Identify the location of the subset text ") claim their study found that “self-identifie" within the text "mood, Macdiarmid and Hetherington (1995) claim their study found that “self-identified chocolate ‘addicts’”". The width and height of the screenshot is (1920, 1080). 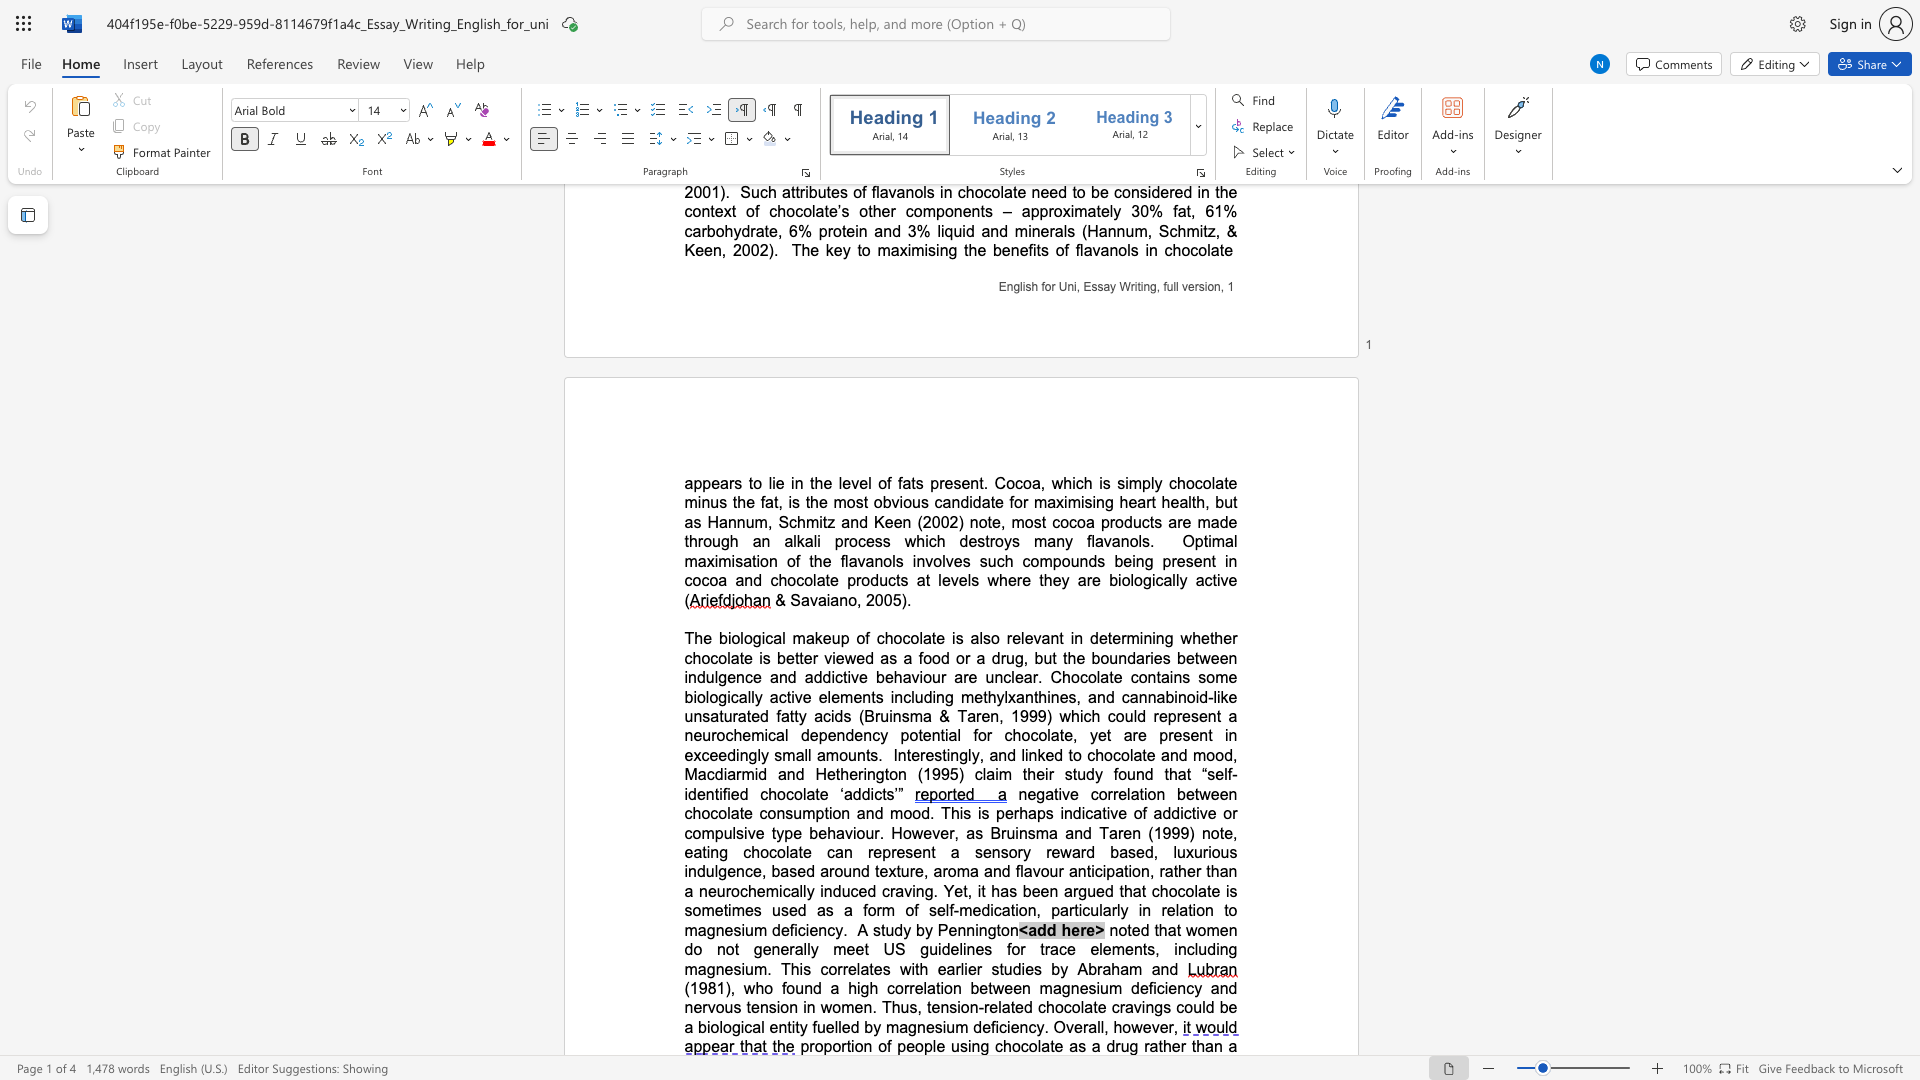
(957, 773).